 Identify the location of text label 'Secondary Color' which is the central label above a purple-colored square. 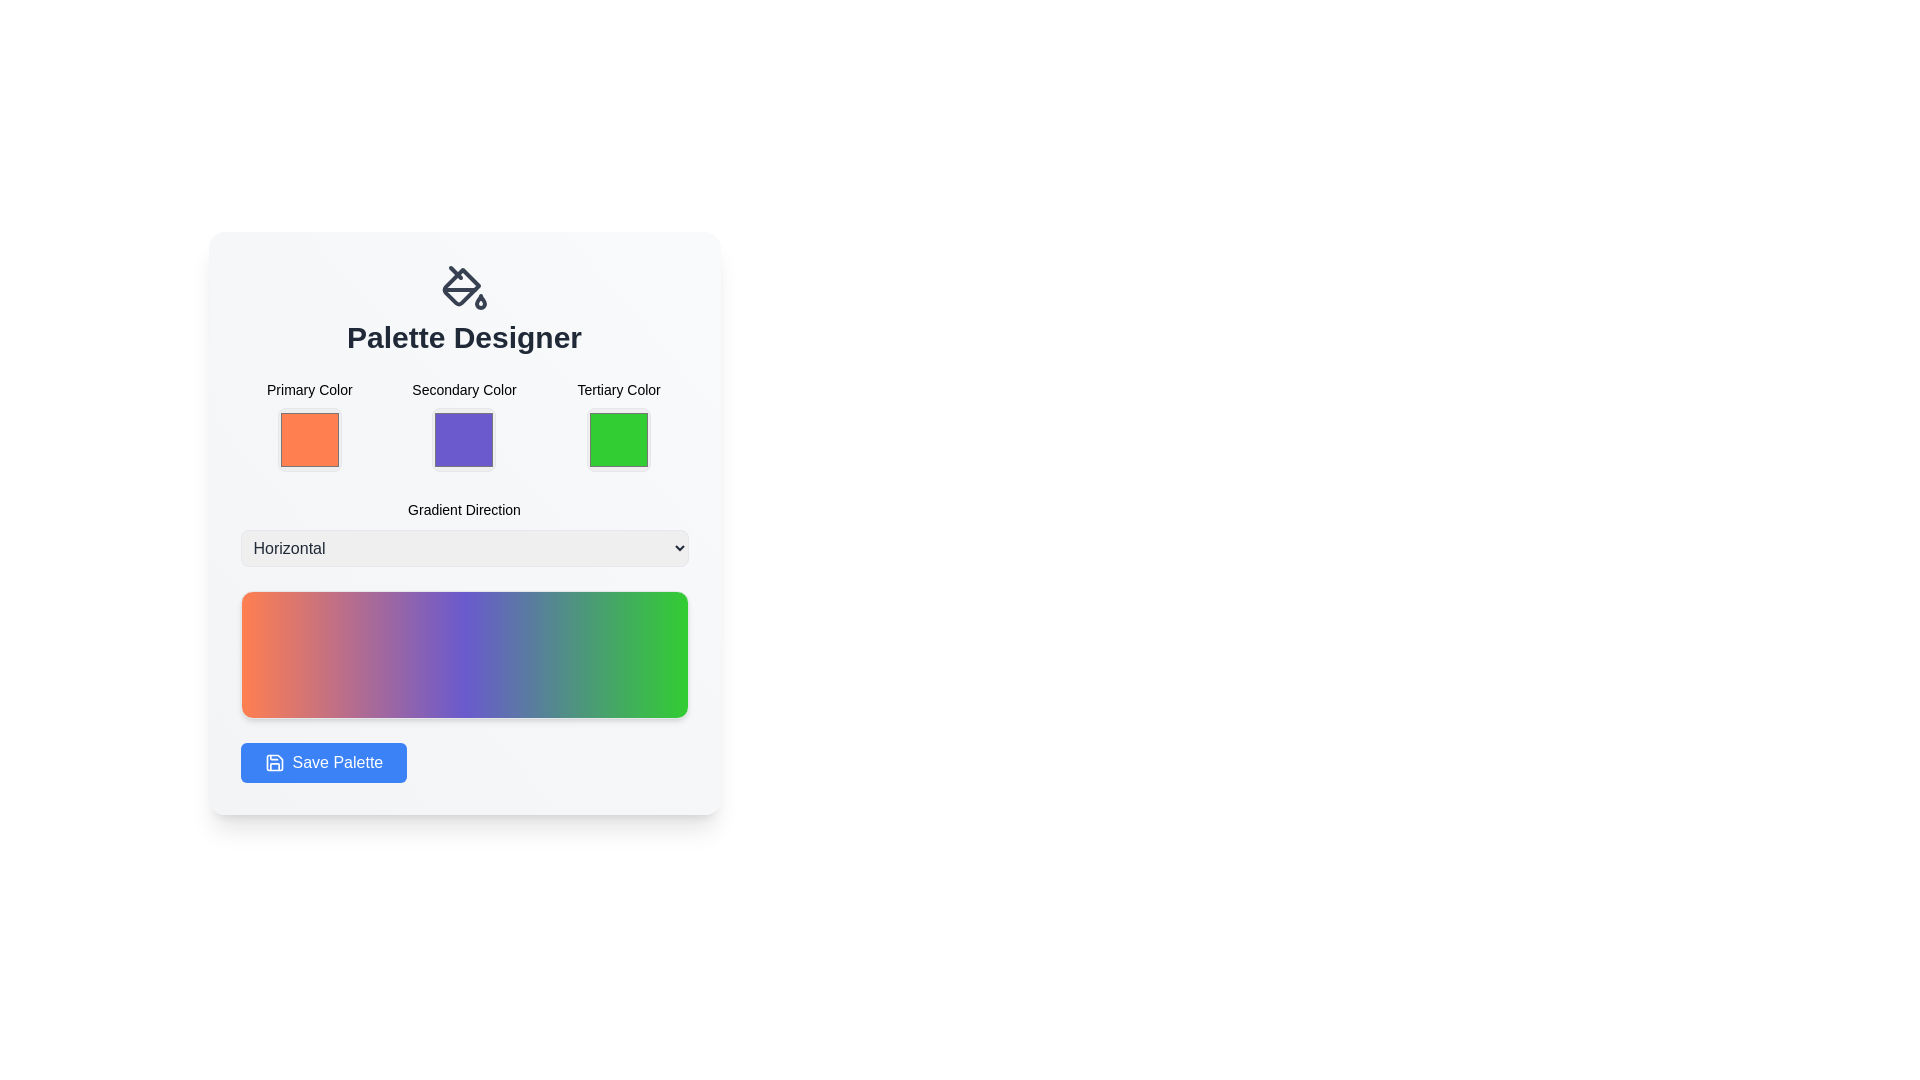
(463, 389).